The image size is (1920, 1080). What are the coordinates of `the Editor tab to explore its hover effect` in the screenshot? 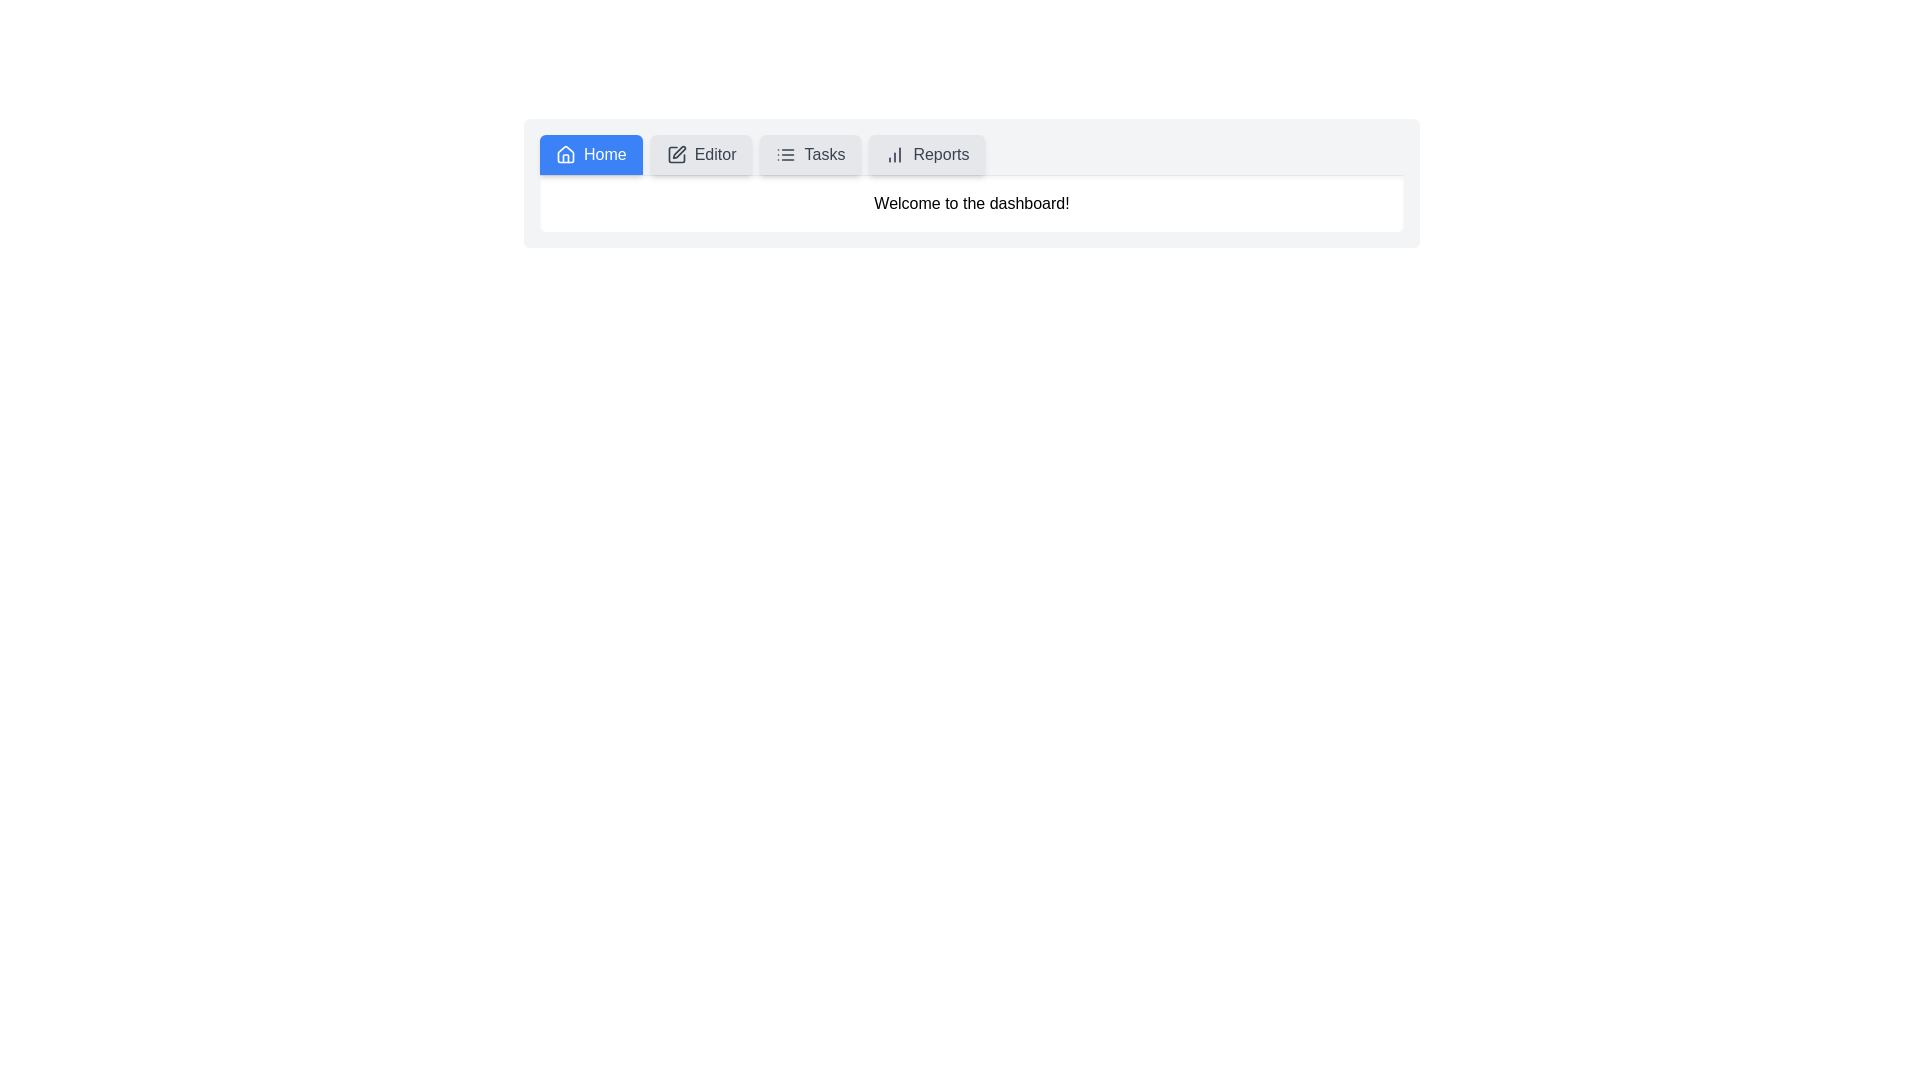 It's located at (701, 153).